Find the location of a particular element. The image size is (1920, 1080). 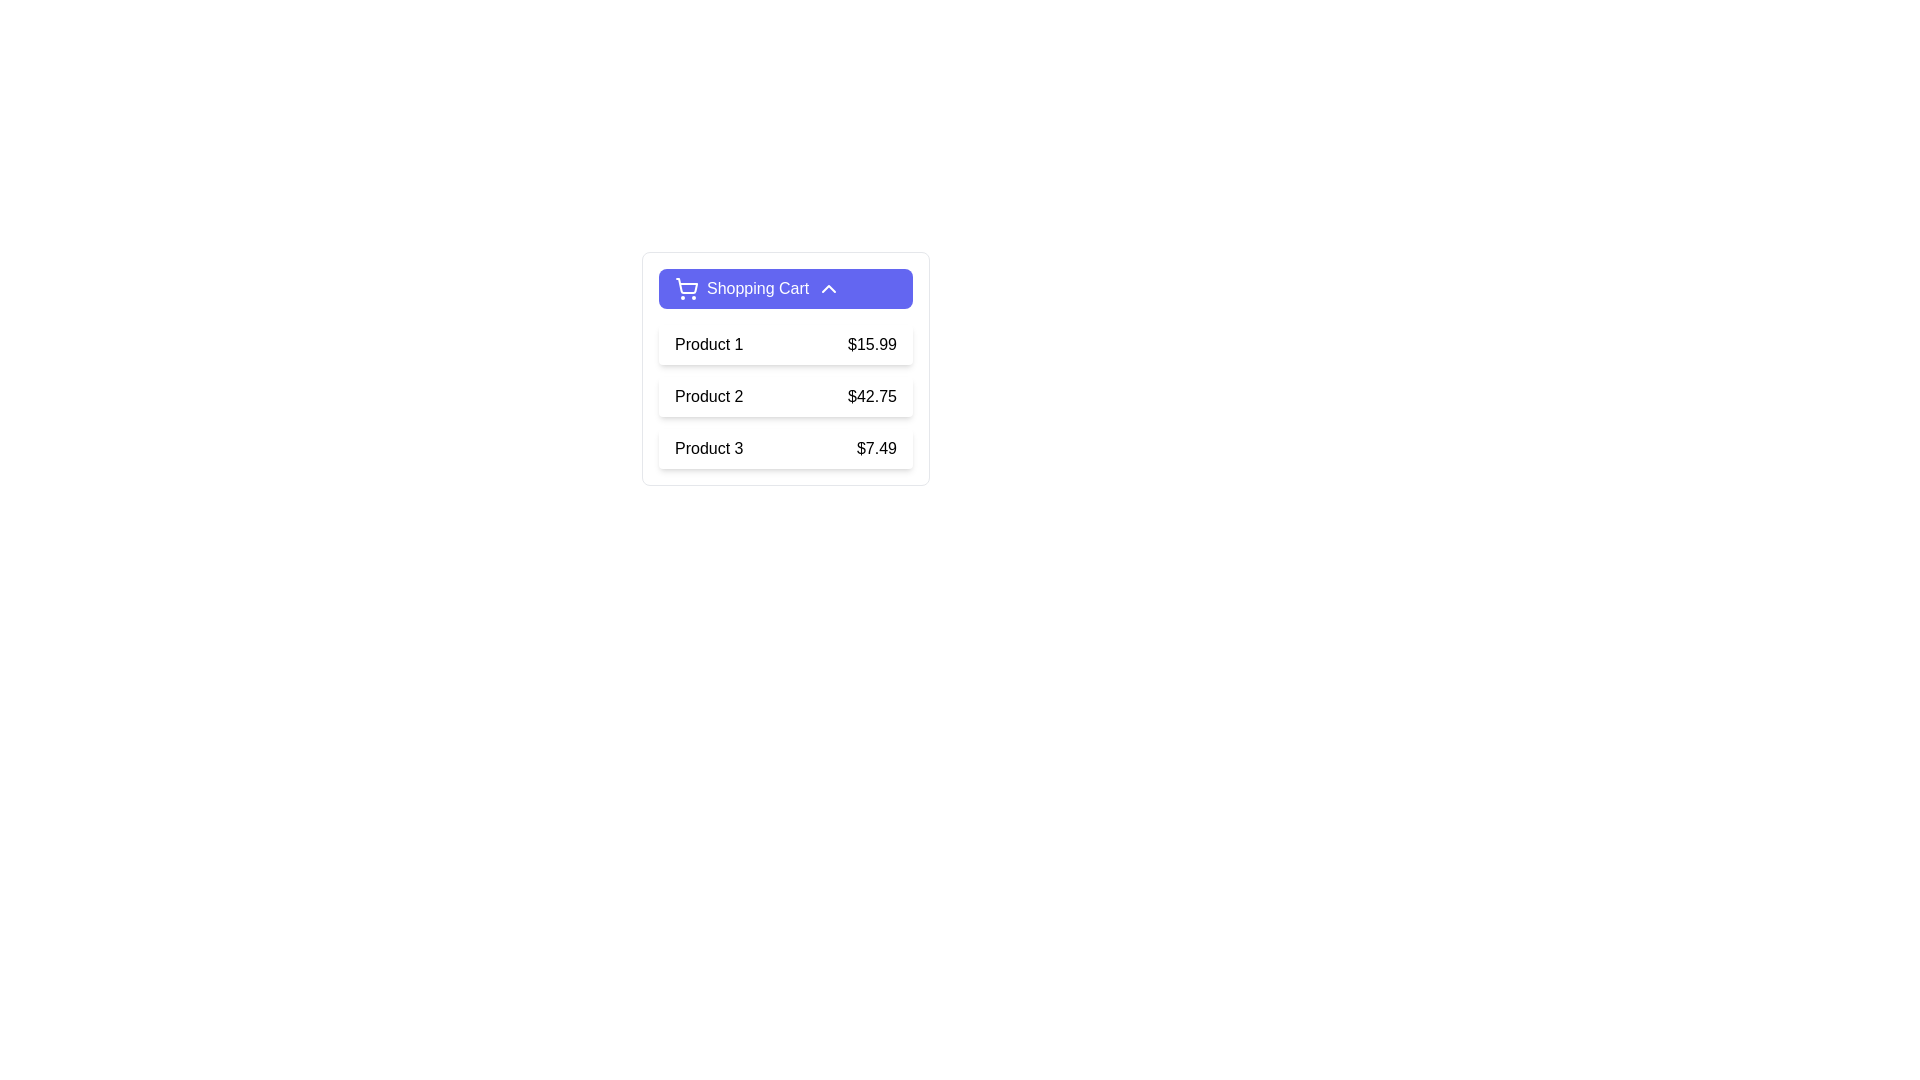

to select the product card representing the second item in the shopping cart, which includes the product's name and price is located at coordinates (785, 397).